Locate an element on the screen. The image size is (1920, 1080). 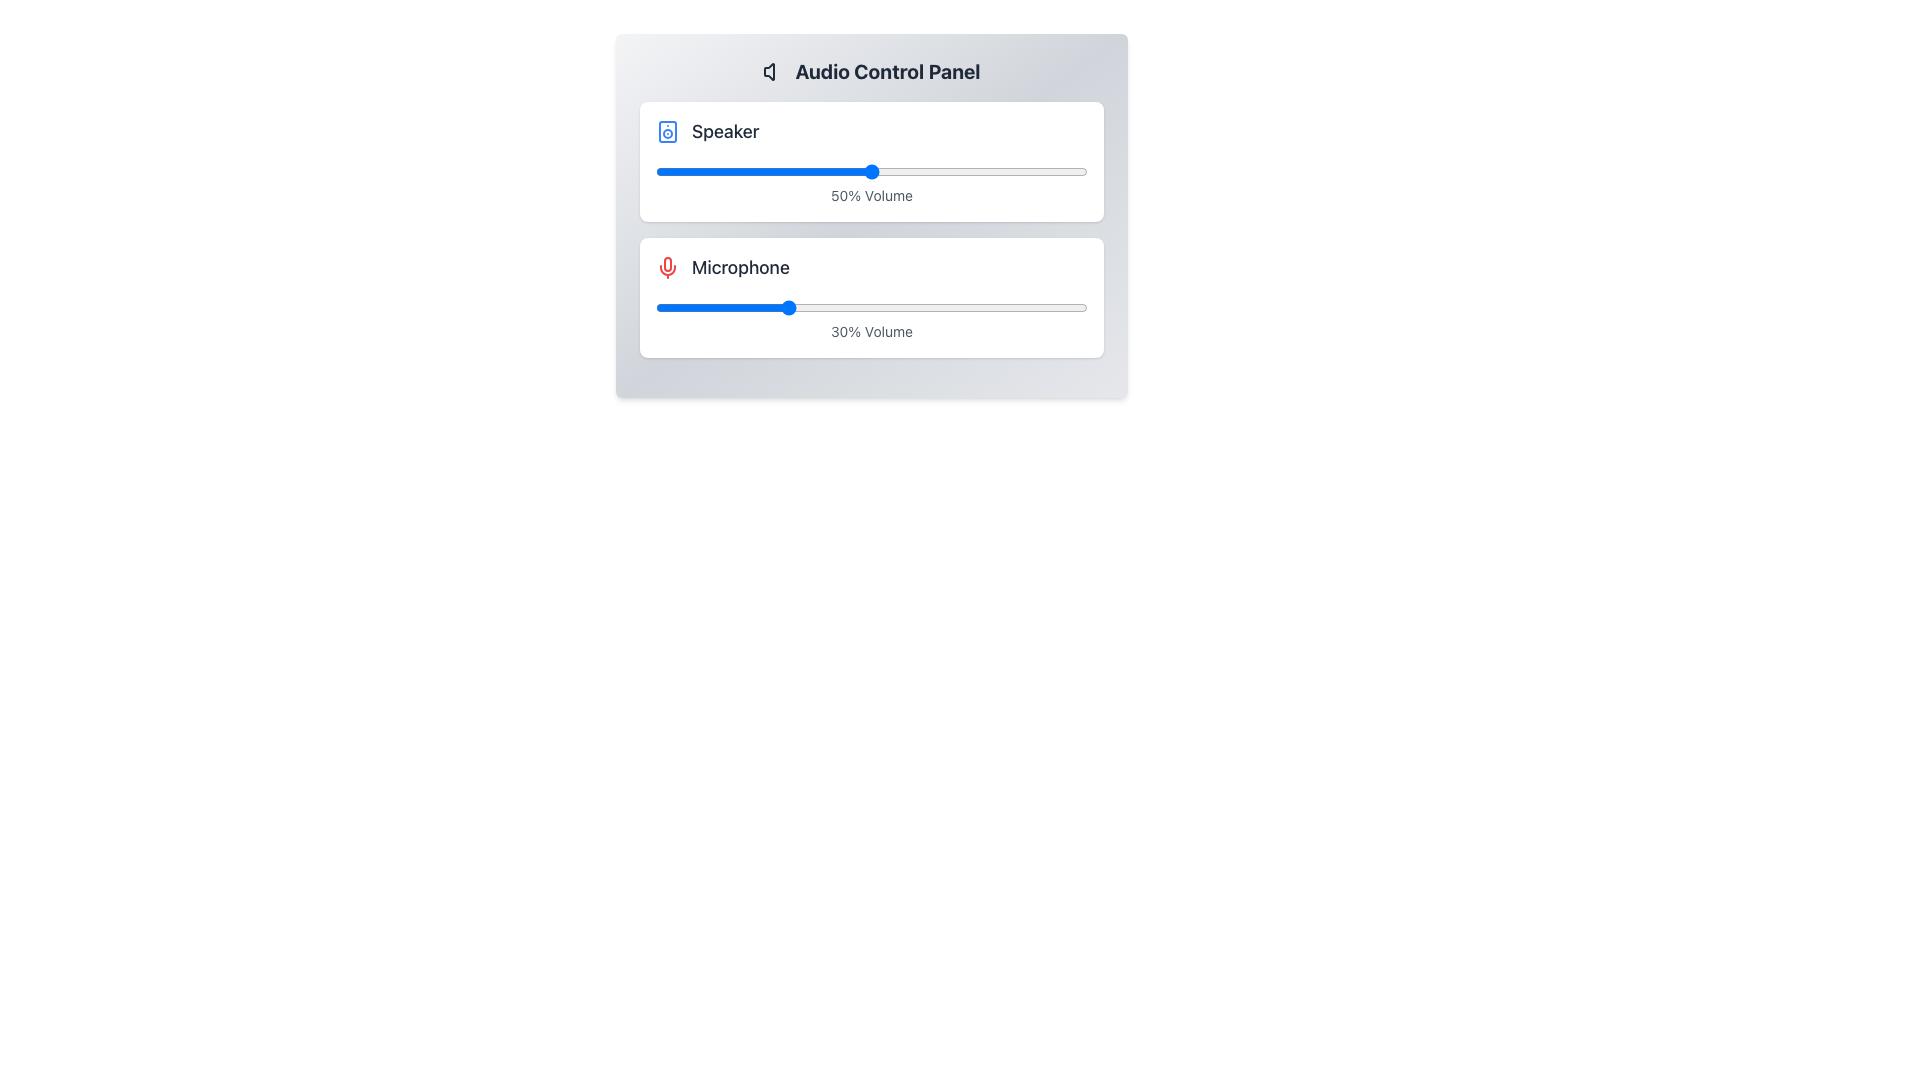
the slider value is located at coordinates (1001, 171).